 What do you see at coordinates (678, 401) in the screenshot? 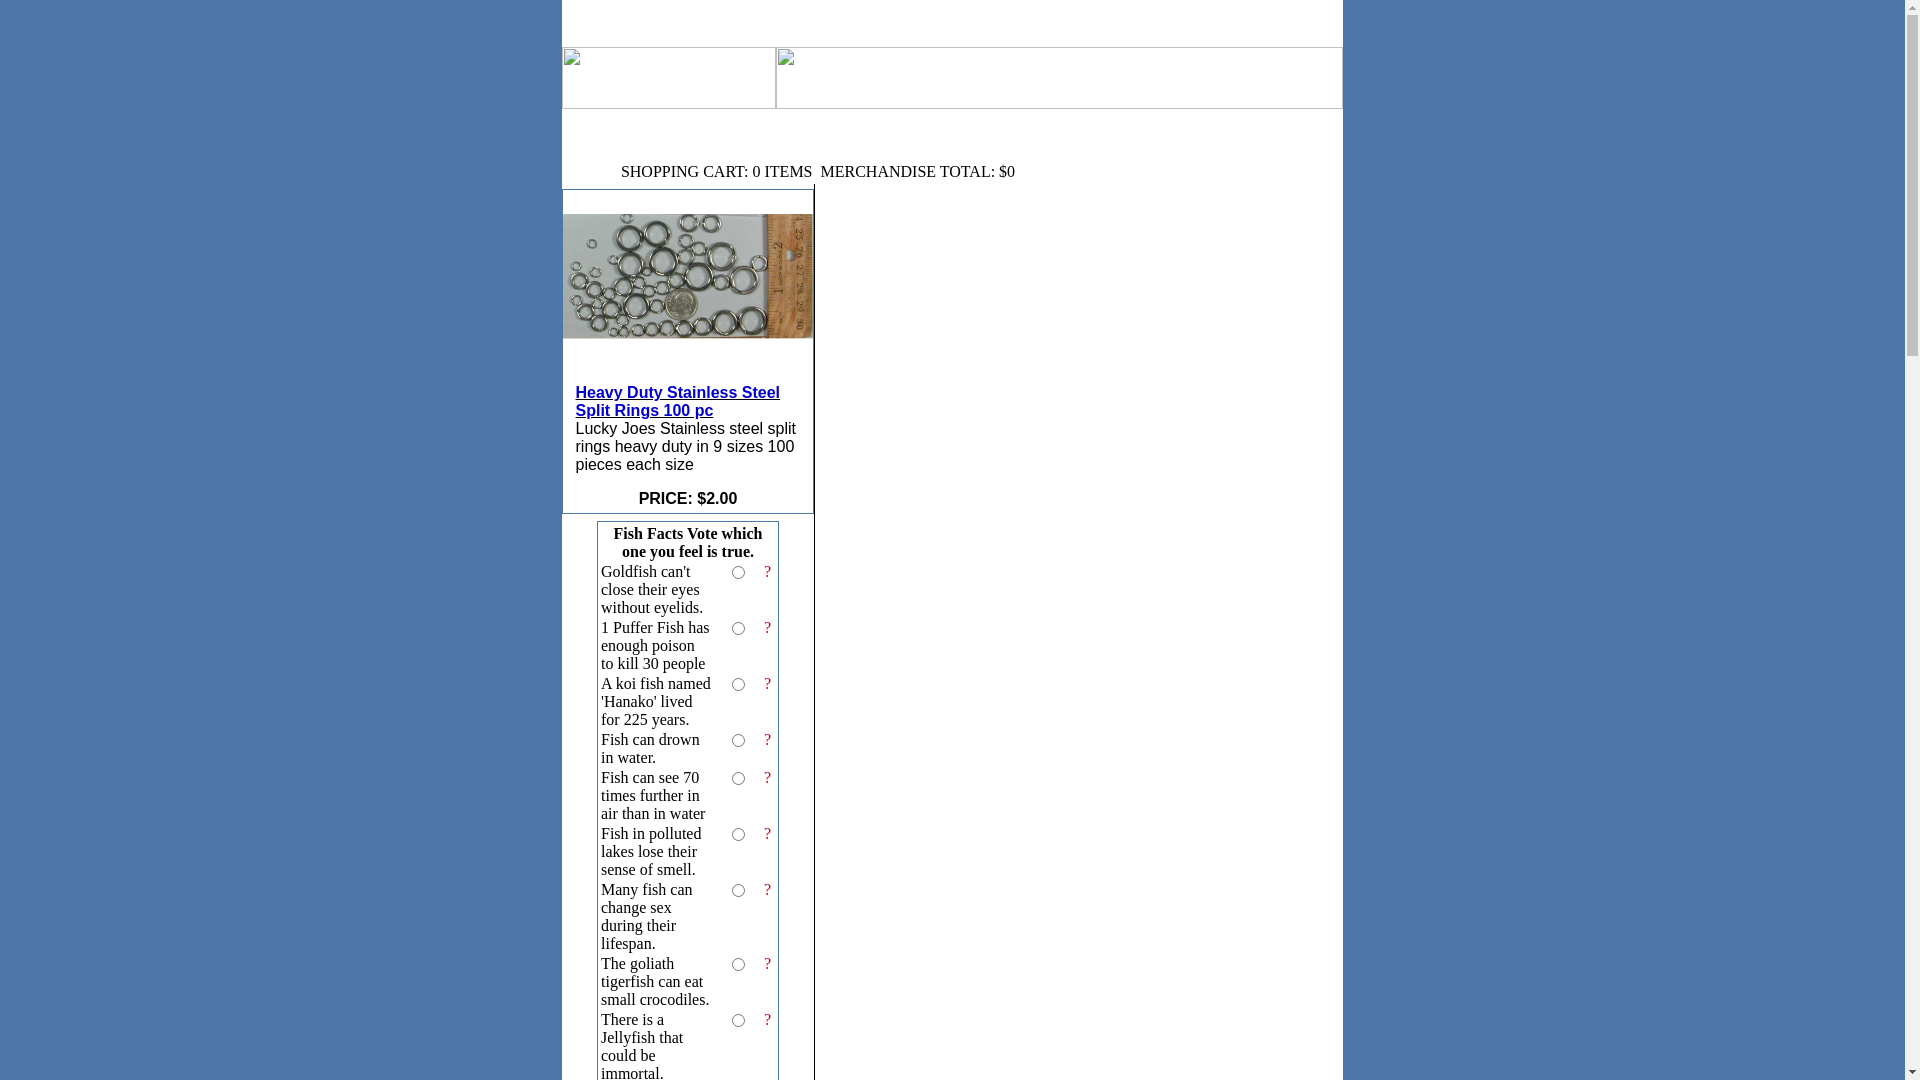
I see `'Heavy Duty Stainless Steel Split Rings 100 pc'` at bounding box center [678, 401].